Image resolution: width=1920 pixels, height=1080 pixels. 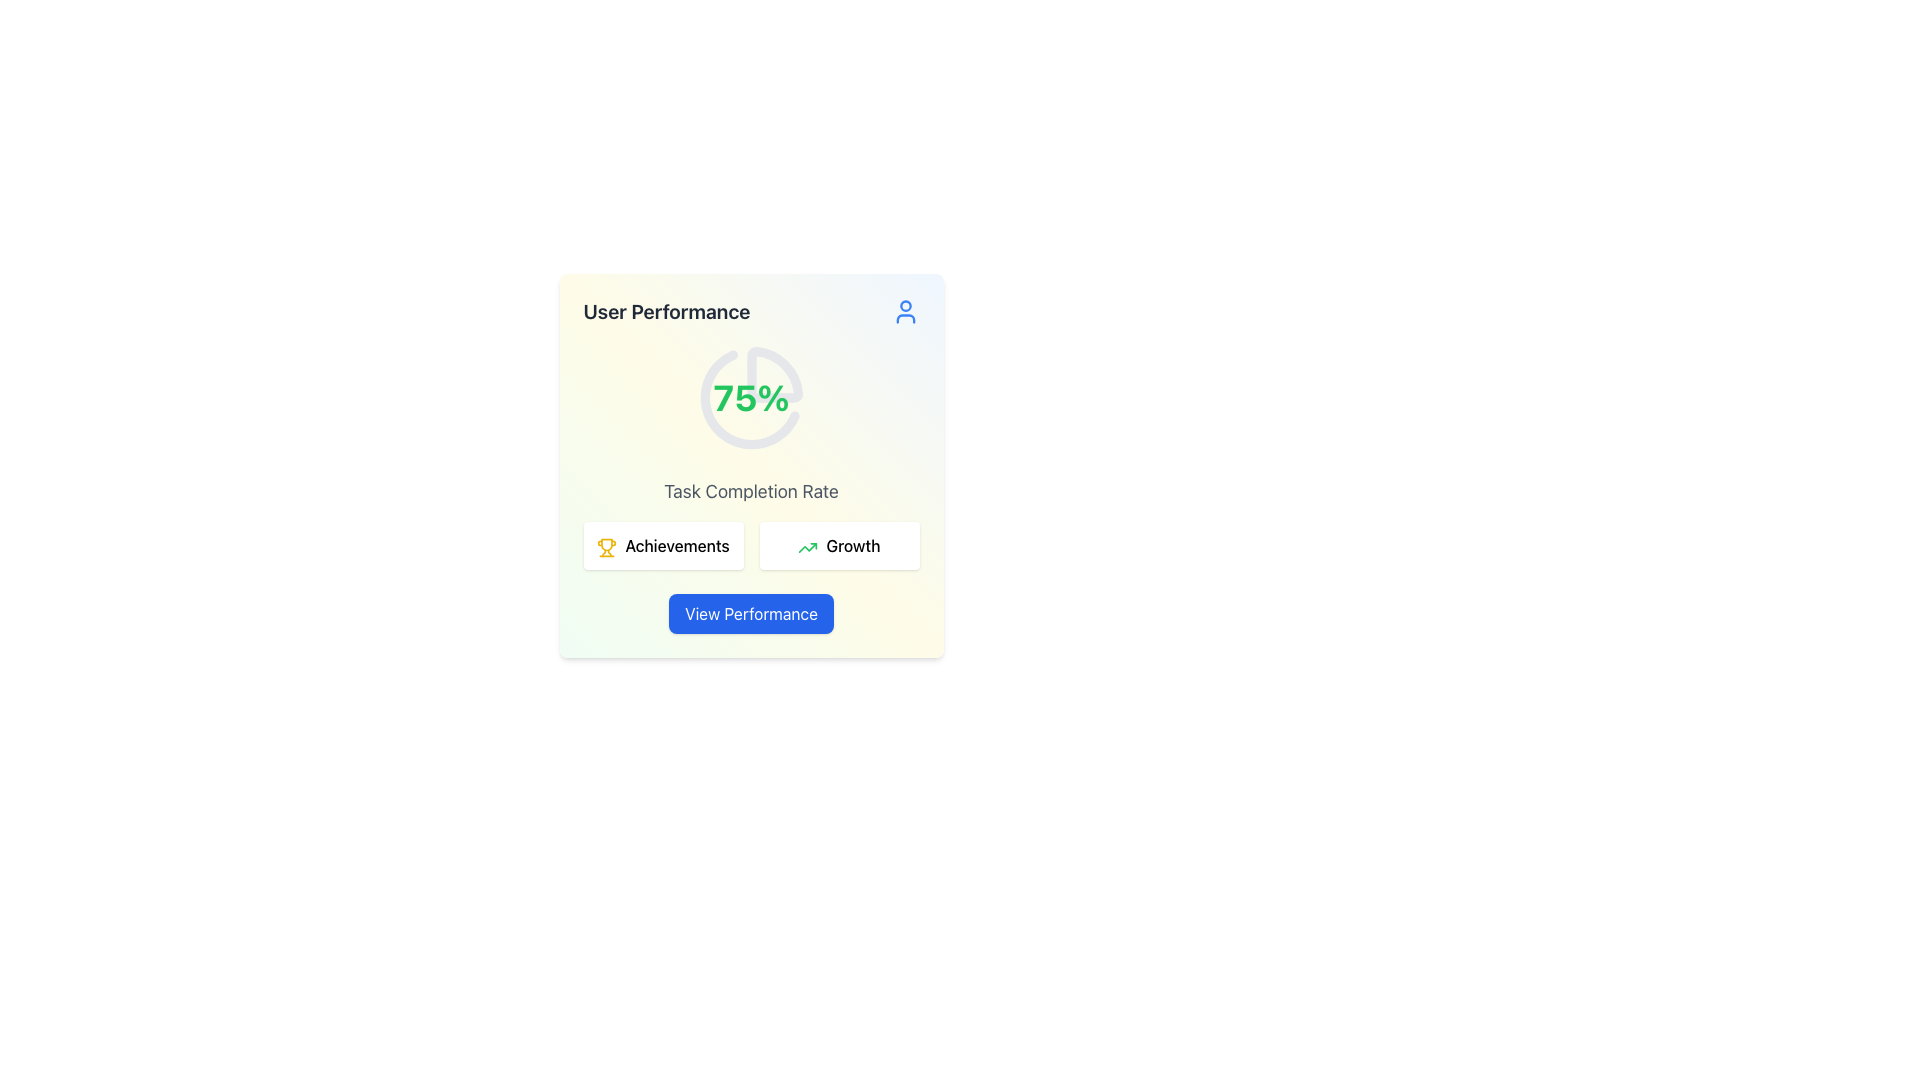 What do you see at coordinates (750, 397) in the screenshot?
I see `the static text element that visually represents a percentage value indicating the completion rate, located at the center of a circular graphical representation within the 'User Performance' card, above the label 'Task Completion Rate'` at bounding box center [750, 397].